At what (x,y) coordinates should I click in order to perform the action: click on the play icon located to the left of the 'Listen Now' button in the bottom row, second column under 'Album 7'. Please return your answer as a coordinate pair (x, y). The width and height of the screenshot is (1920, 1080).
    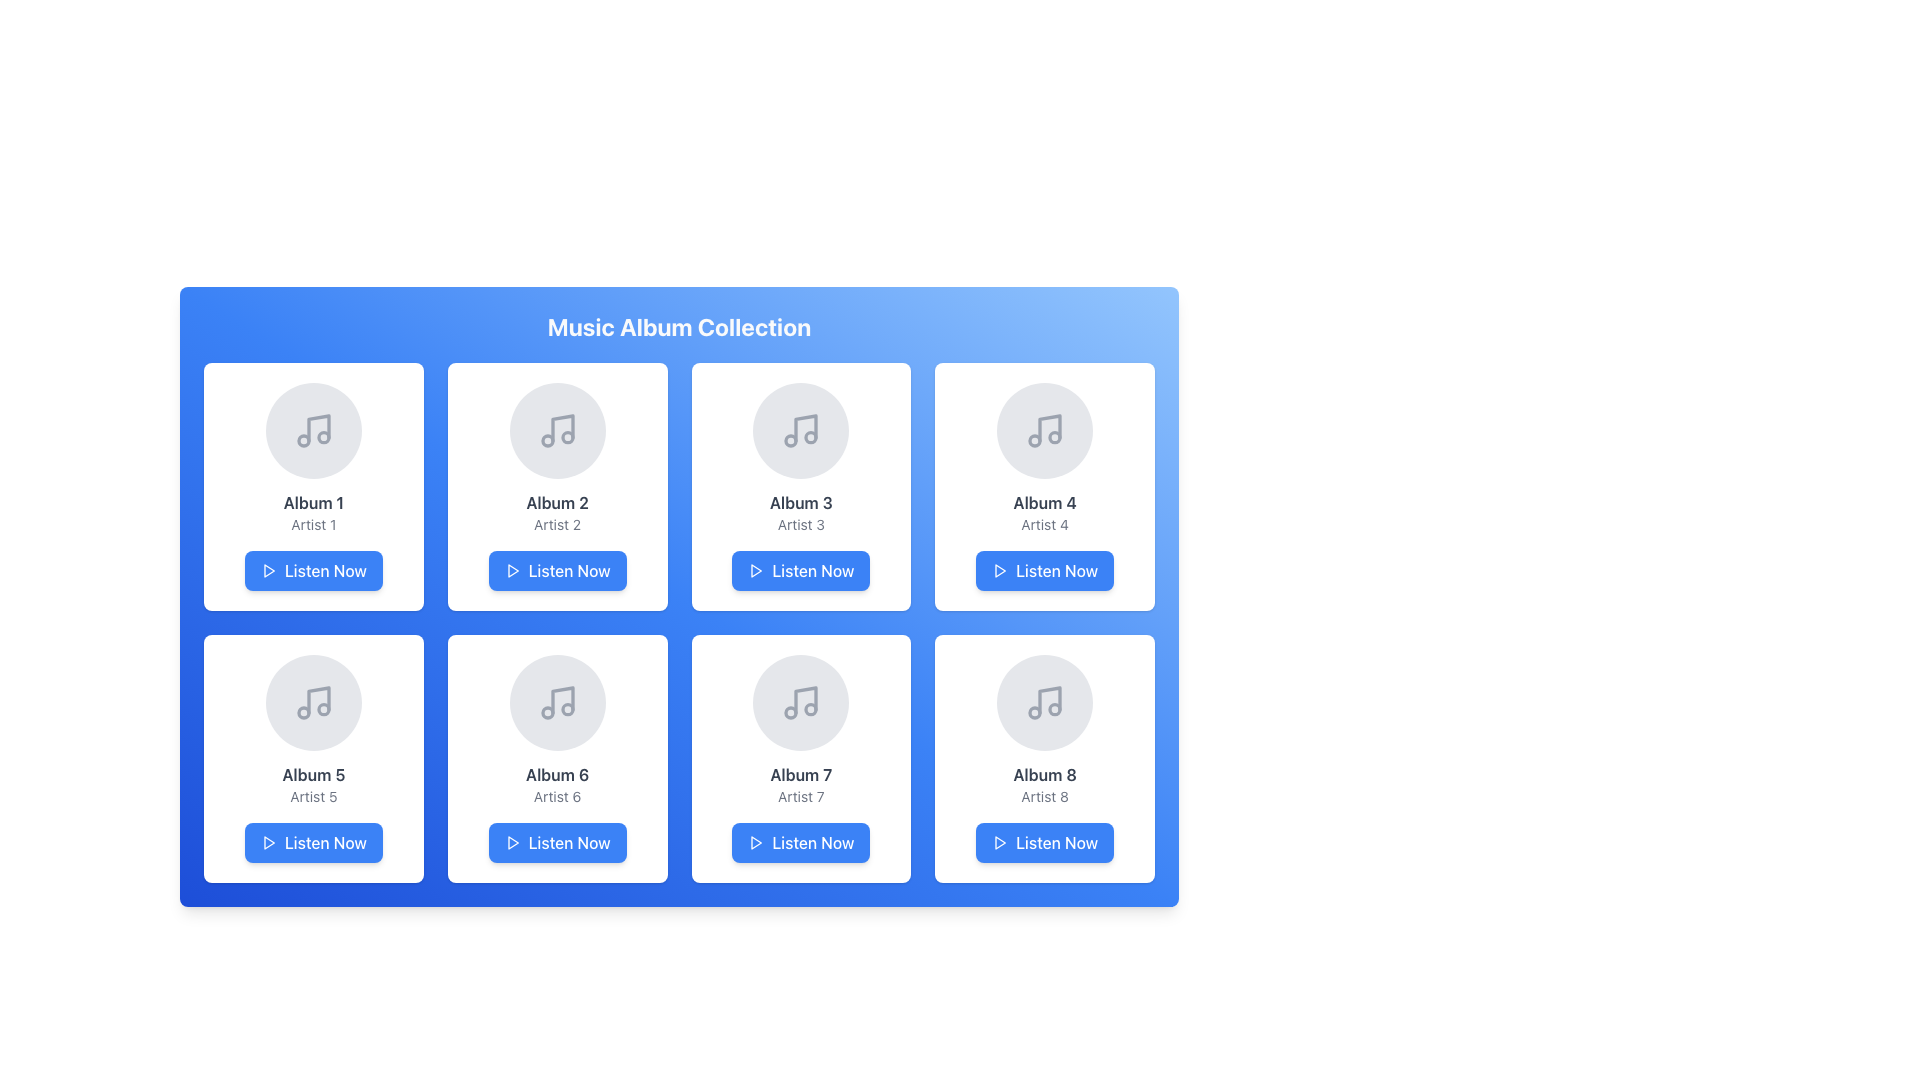
    Looking at the image, I should click on (755, 843).